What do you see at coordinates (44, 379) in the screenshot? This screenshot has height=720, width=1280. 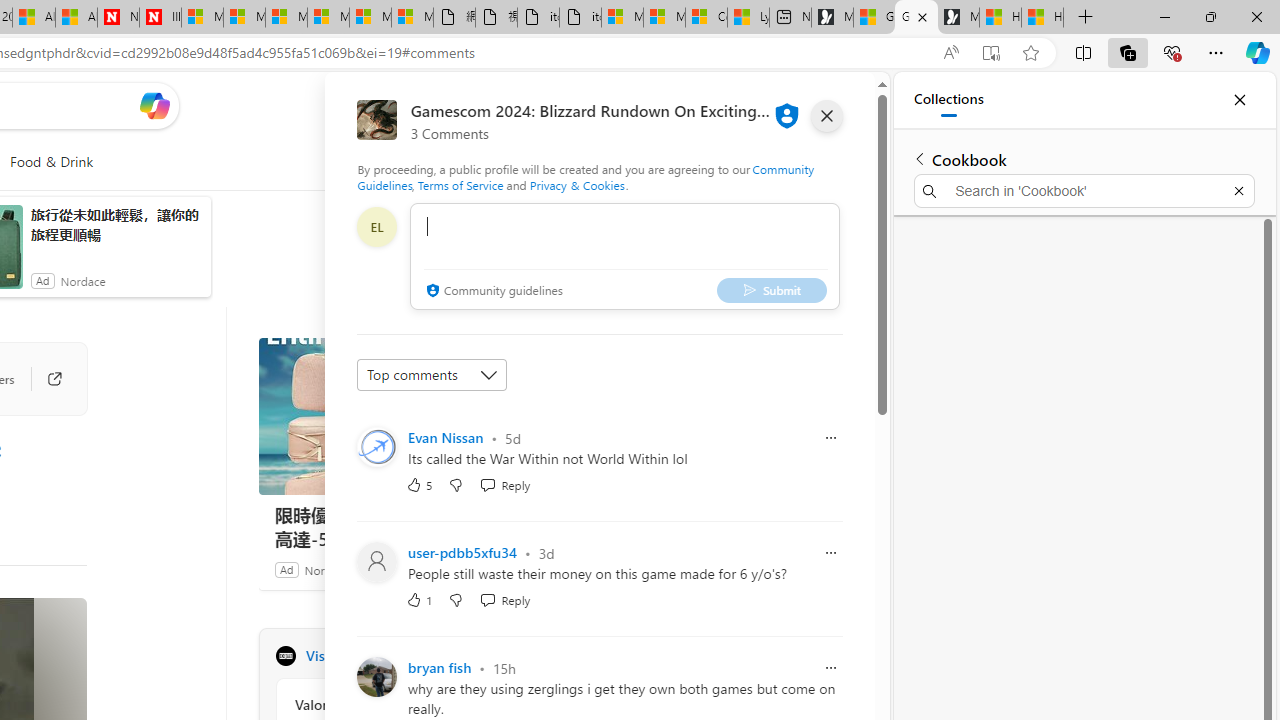 I see `'Go to publisher'` at bounding box center [44, 379].